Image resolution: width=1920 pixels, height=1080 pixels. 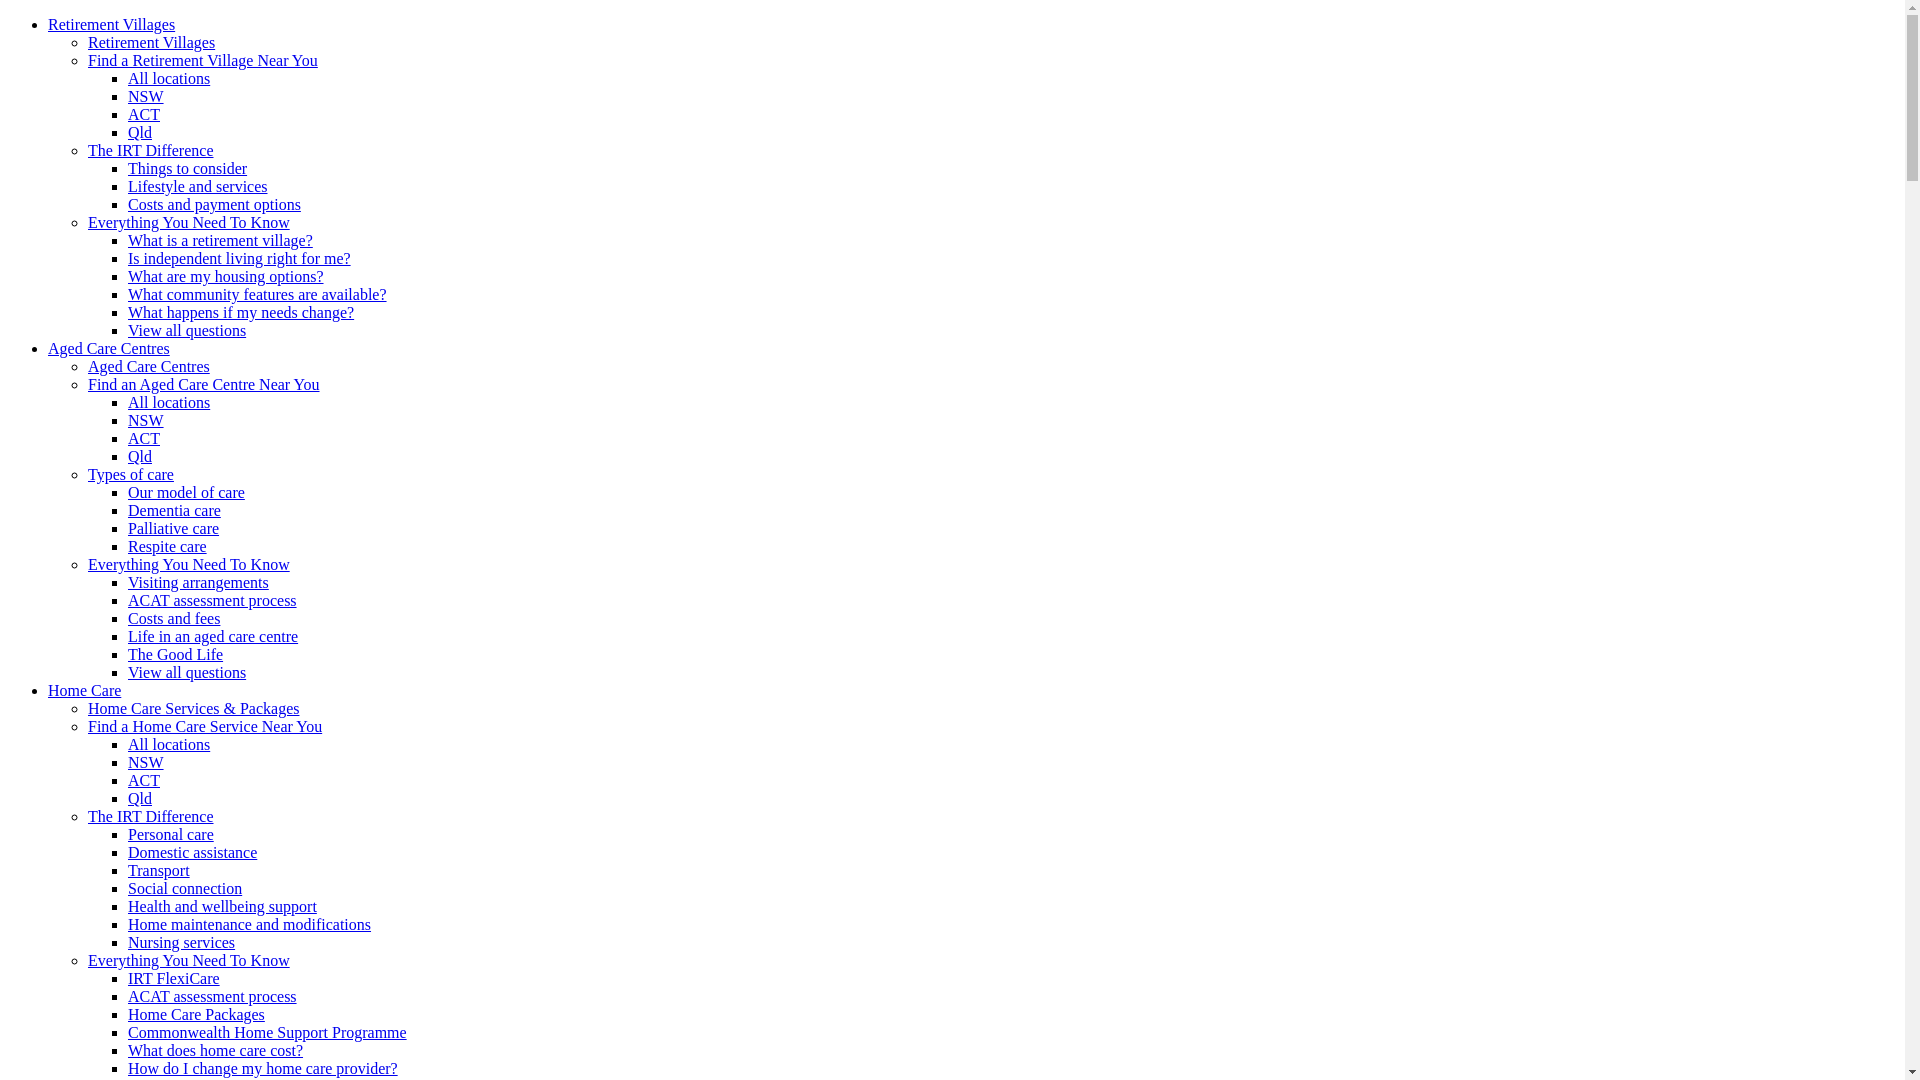 What do you see at coordinates (127, 636) in the screenshot?
I see `'Life in an aged care centre'` at bounding box center [127, 636].